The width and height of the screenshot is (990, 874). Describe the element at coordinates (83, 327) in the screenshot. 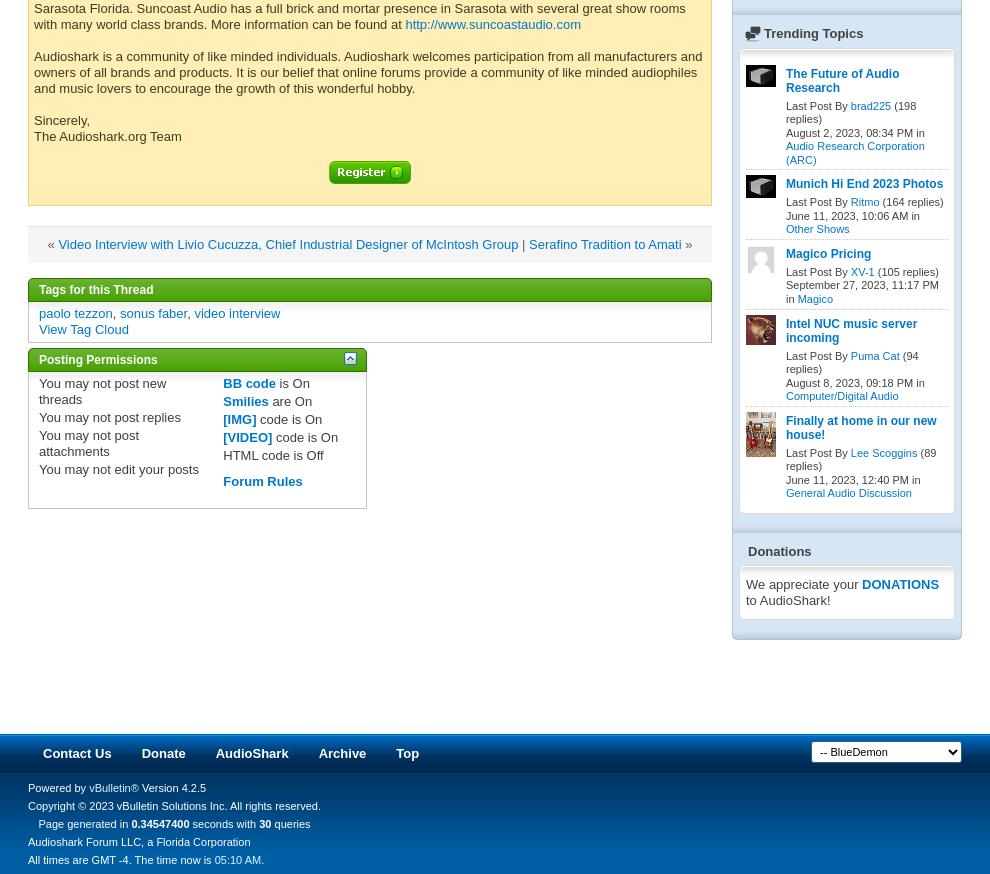

I see `'View Tag Cloud'` at that location.